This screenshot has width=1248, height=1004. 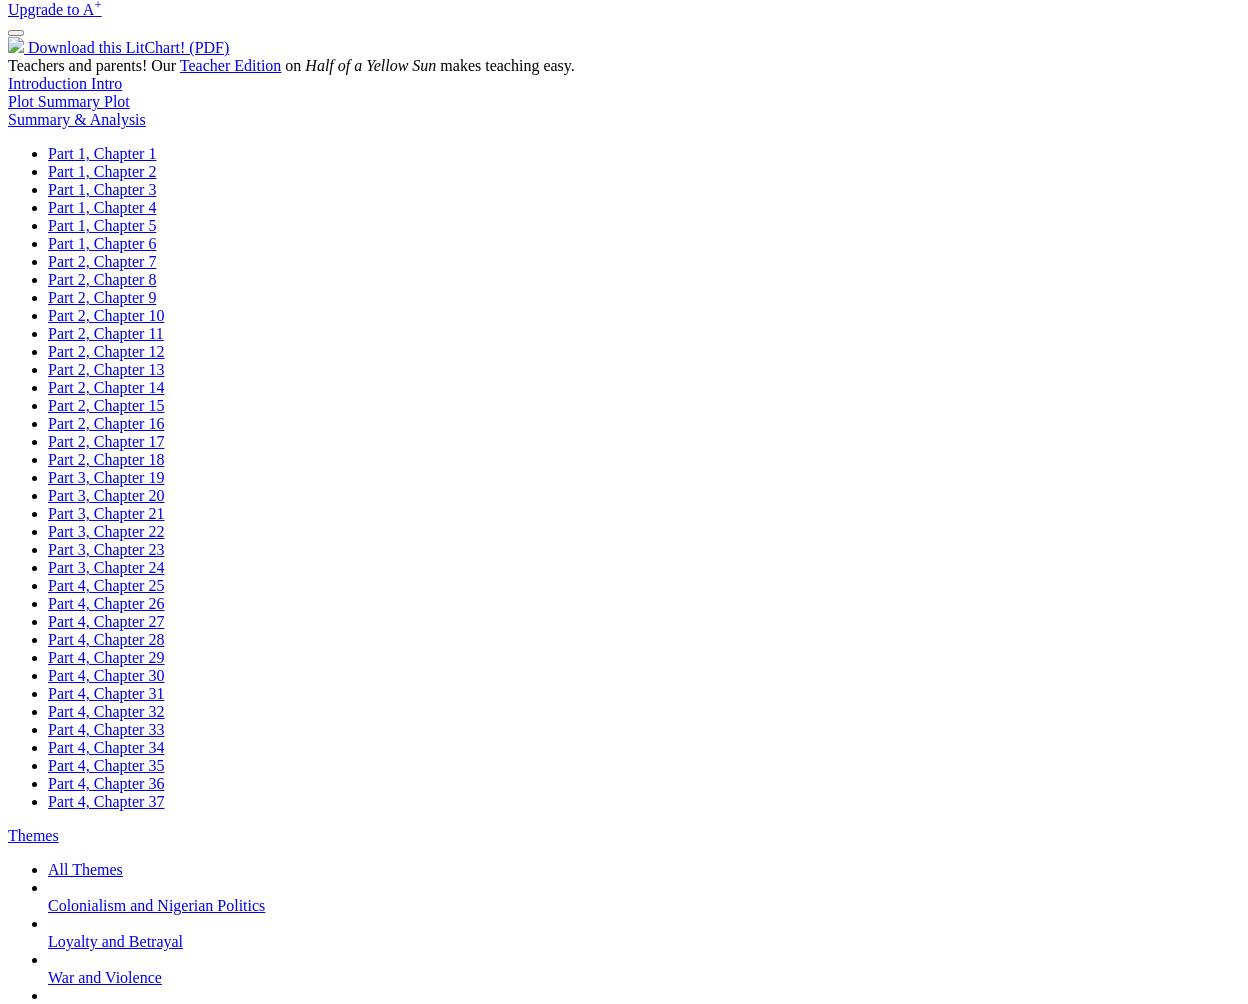 What do you see at coordinates (104, 976) in the screenshot?
I see `'War and Violence'` at bounding box center [104, 976].